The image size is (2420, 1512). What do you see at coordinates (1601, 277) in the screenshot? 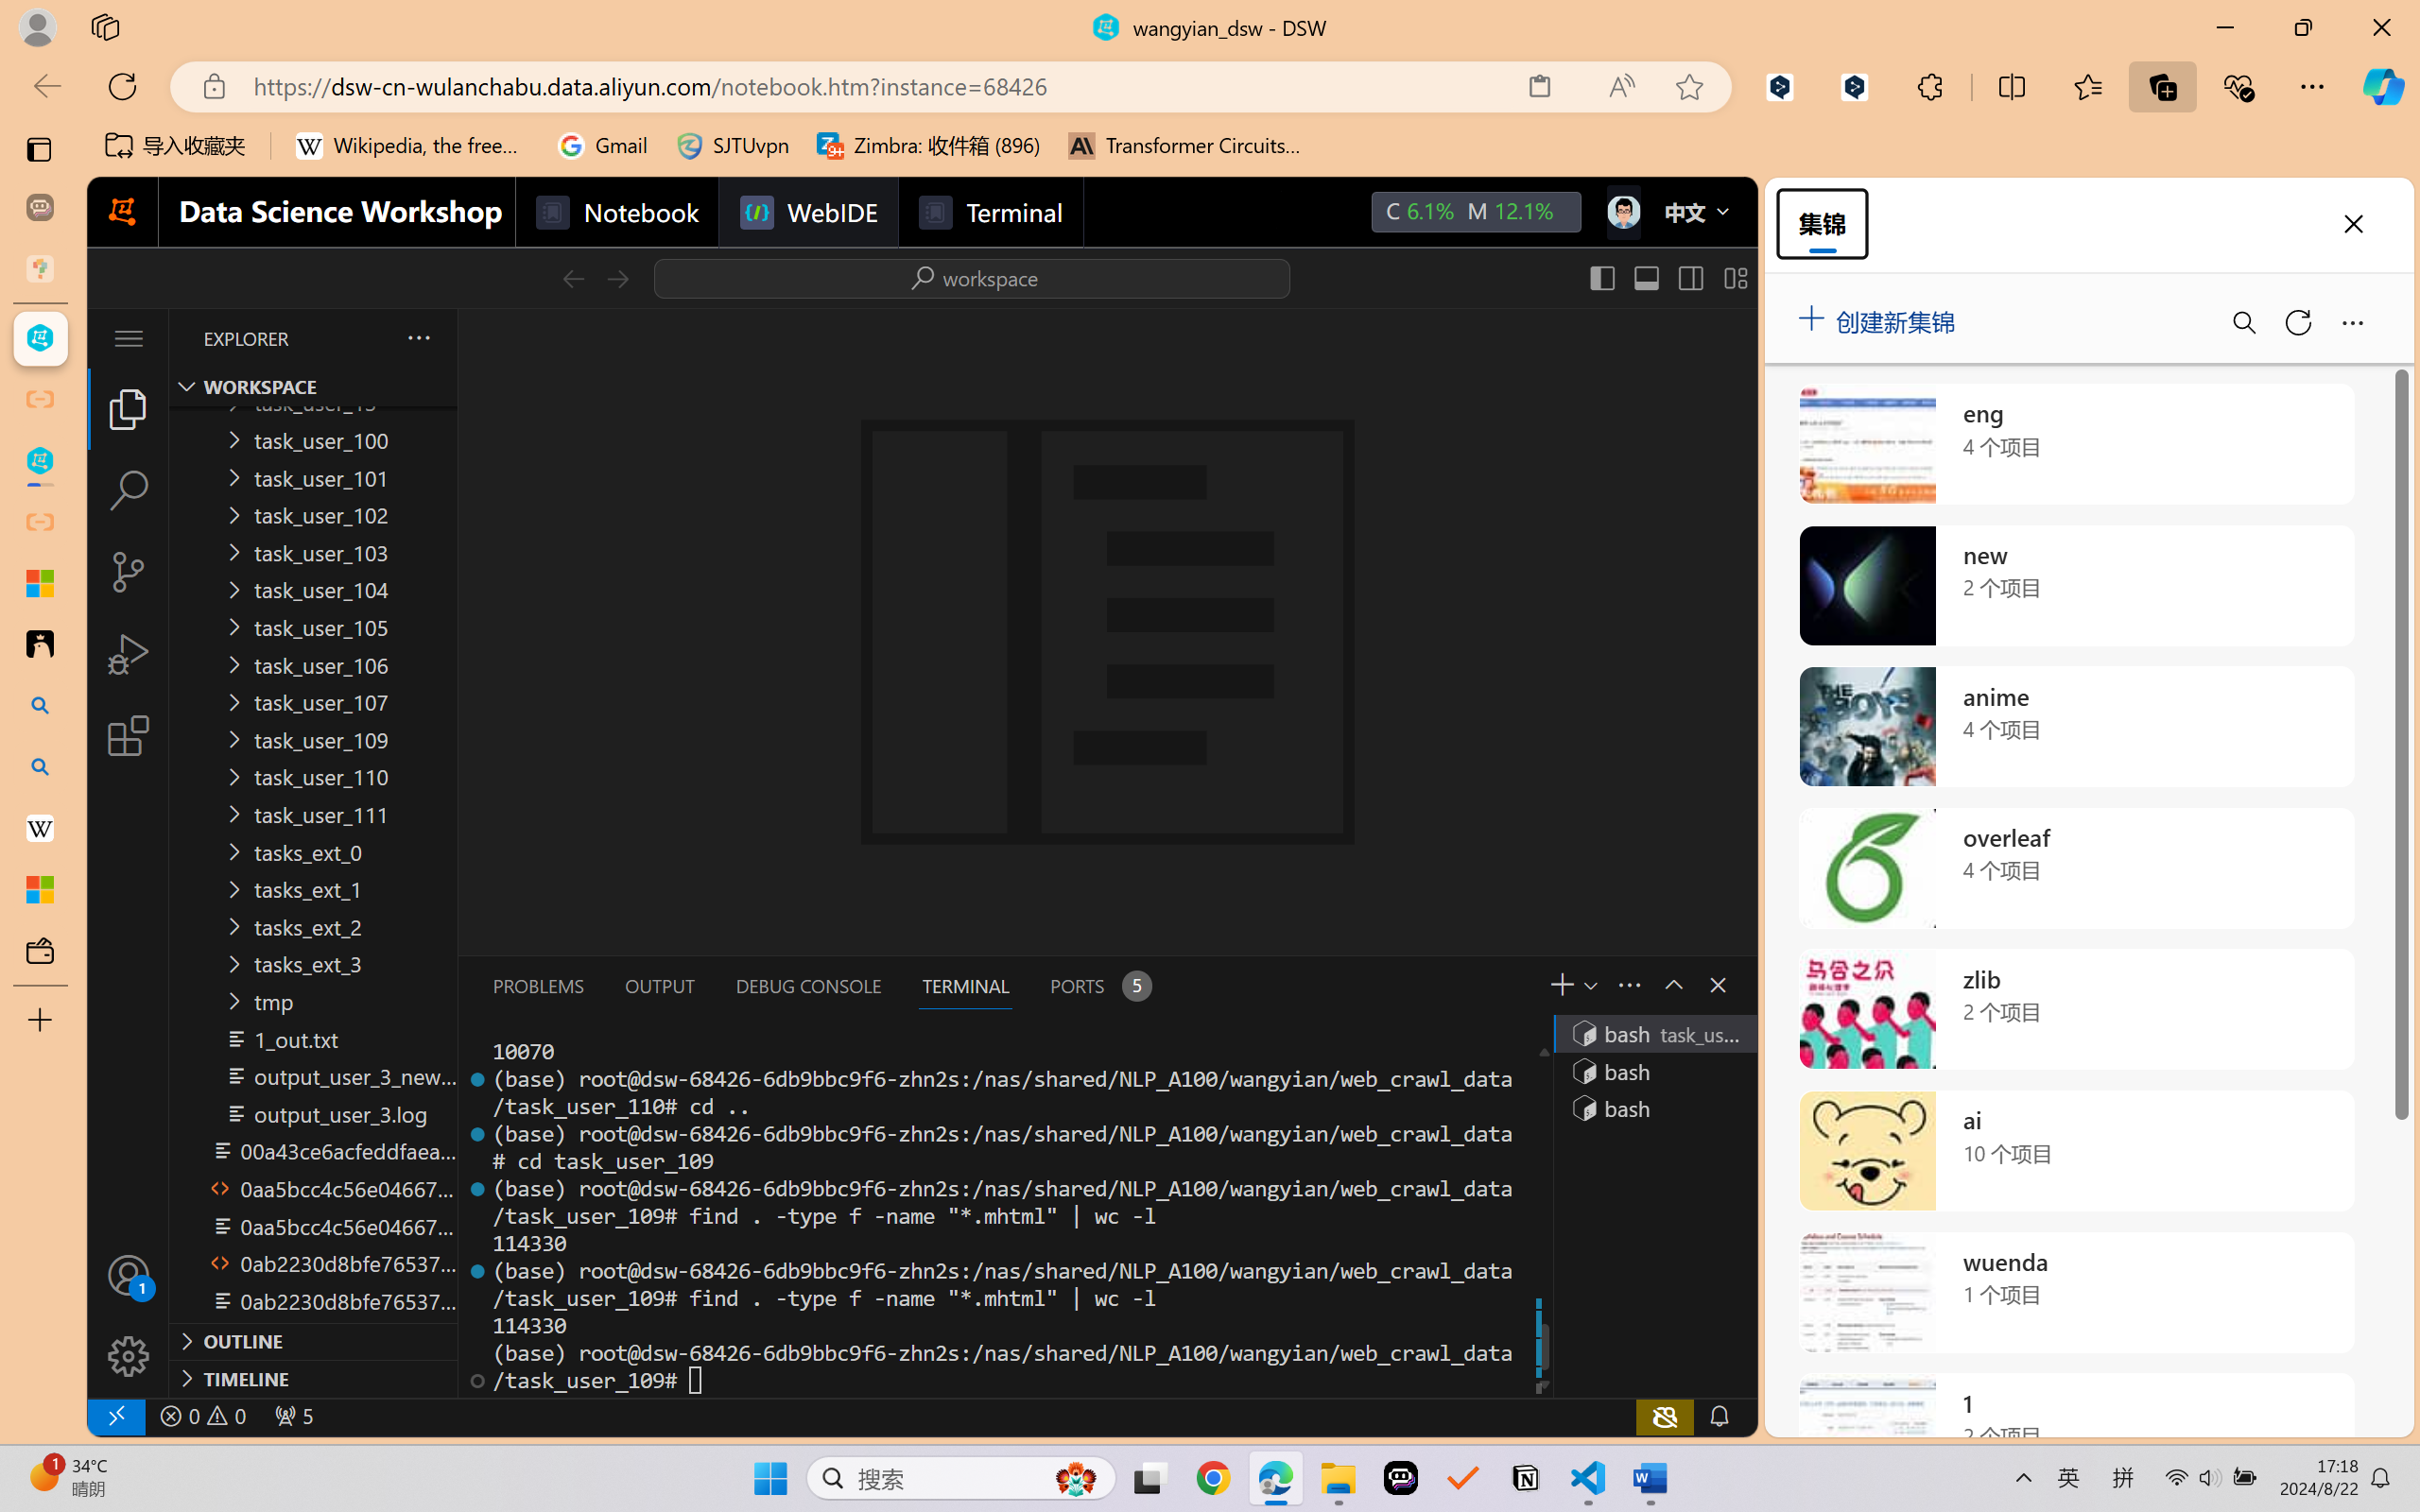
I see `'Toggle Primary Side Bar (Ctrl+B)'` at bounding box center [1601, 277].